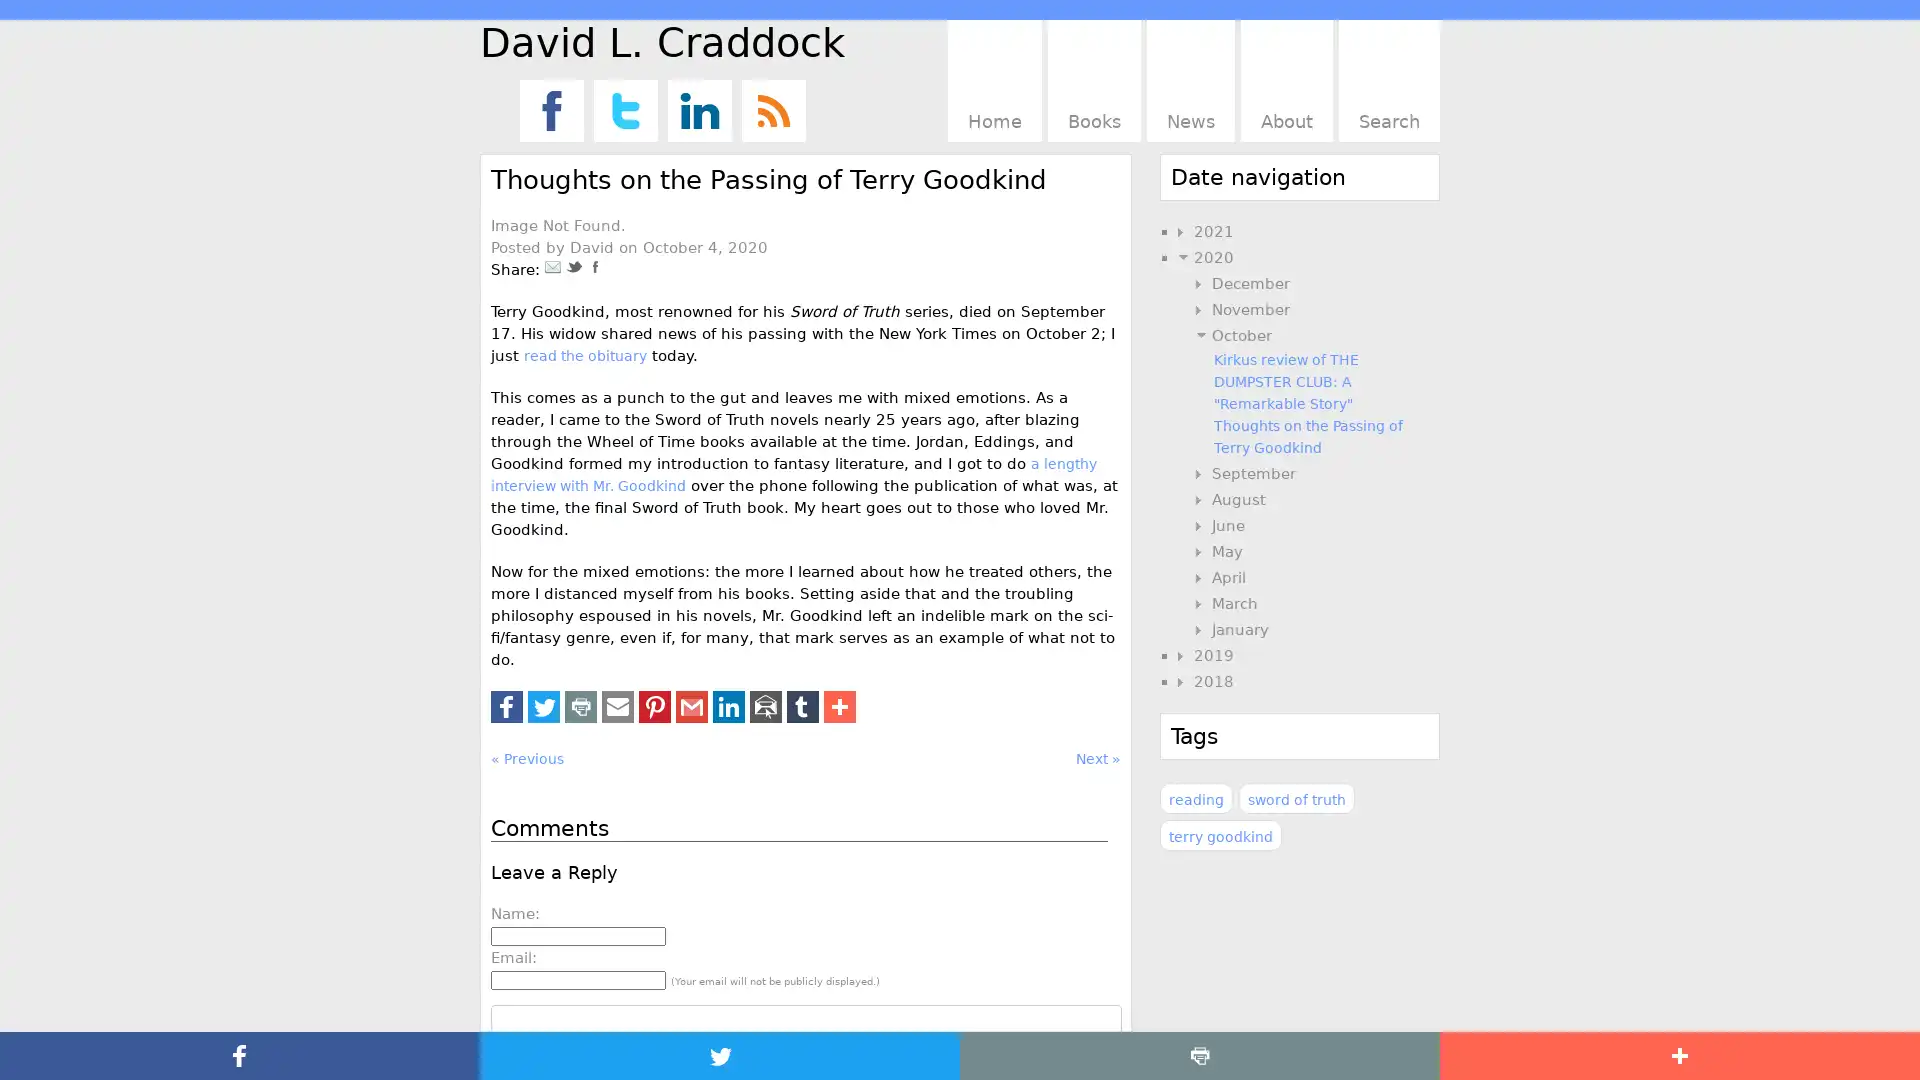 Image resolution: width=1920 pixels, height=1080 pixels. Describe the element at coordinates (691, 705) in the screenshot. I see `Share to Gmail` at that location.